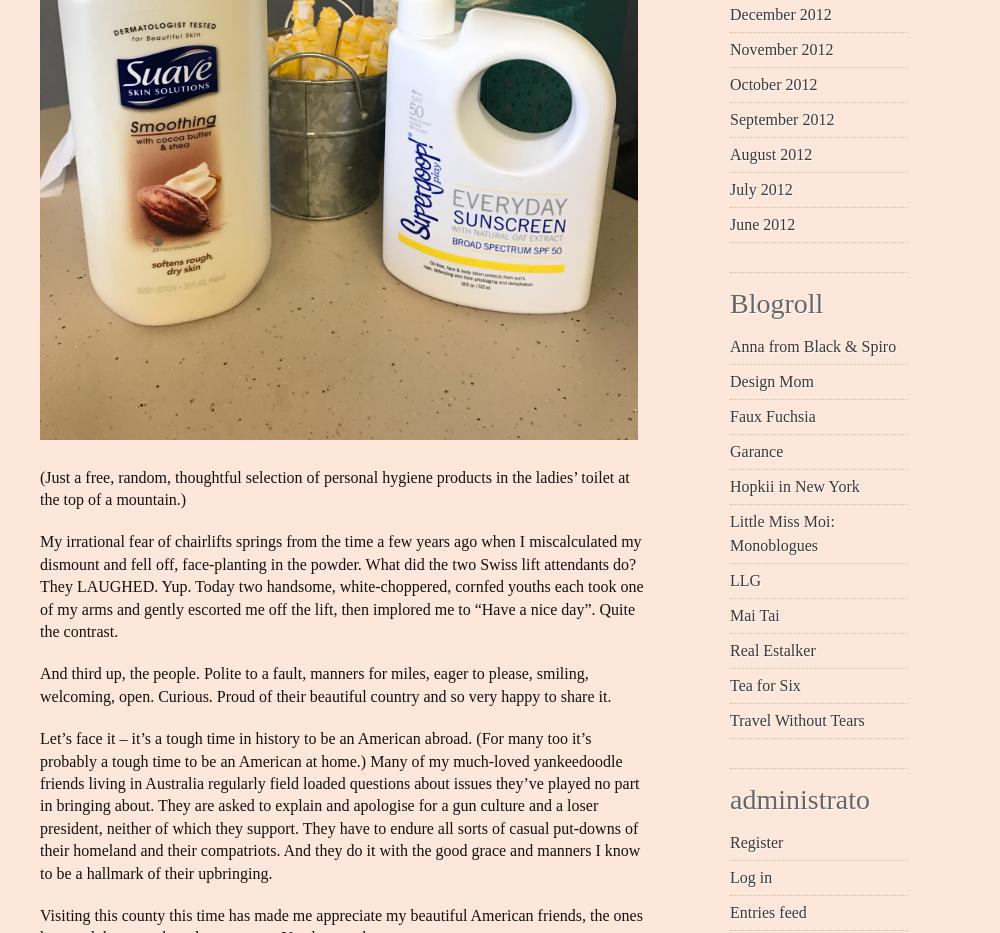  I want to click on 'Blogroll', so click(776, 302).